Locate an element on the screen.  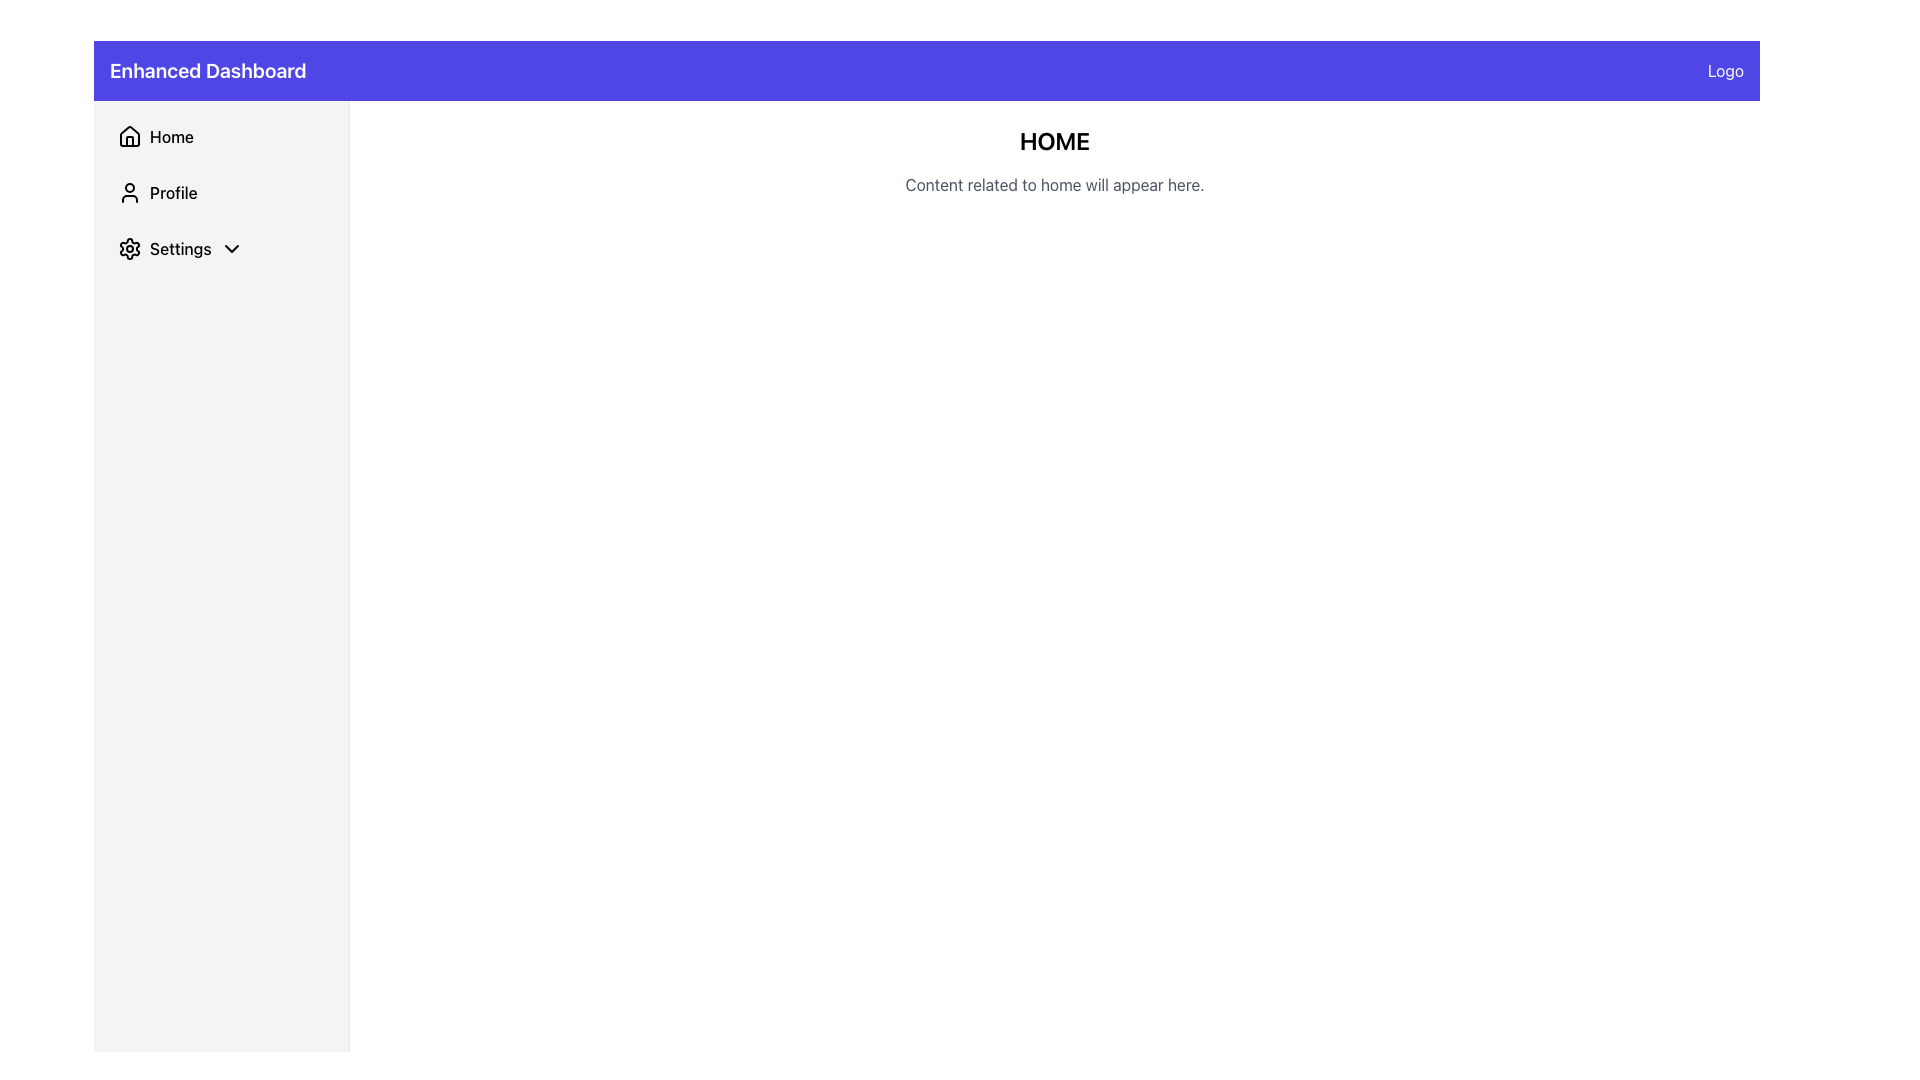
the 'Settings' menu item located at the bottom of the vertical navigation menu is located at coordinates (221, 248).